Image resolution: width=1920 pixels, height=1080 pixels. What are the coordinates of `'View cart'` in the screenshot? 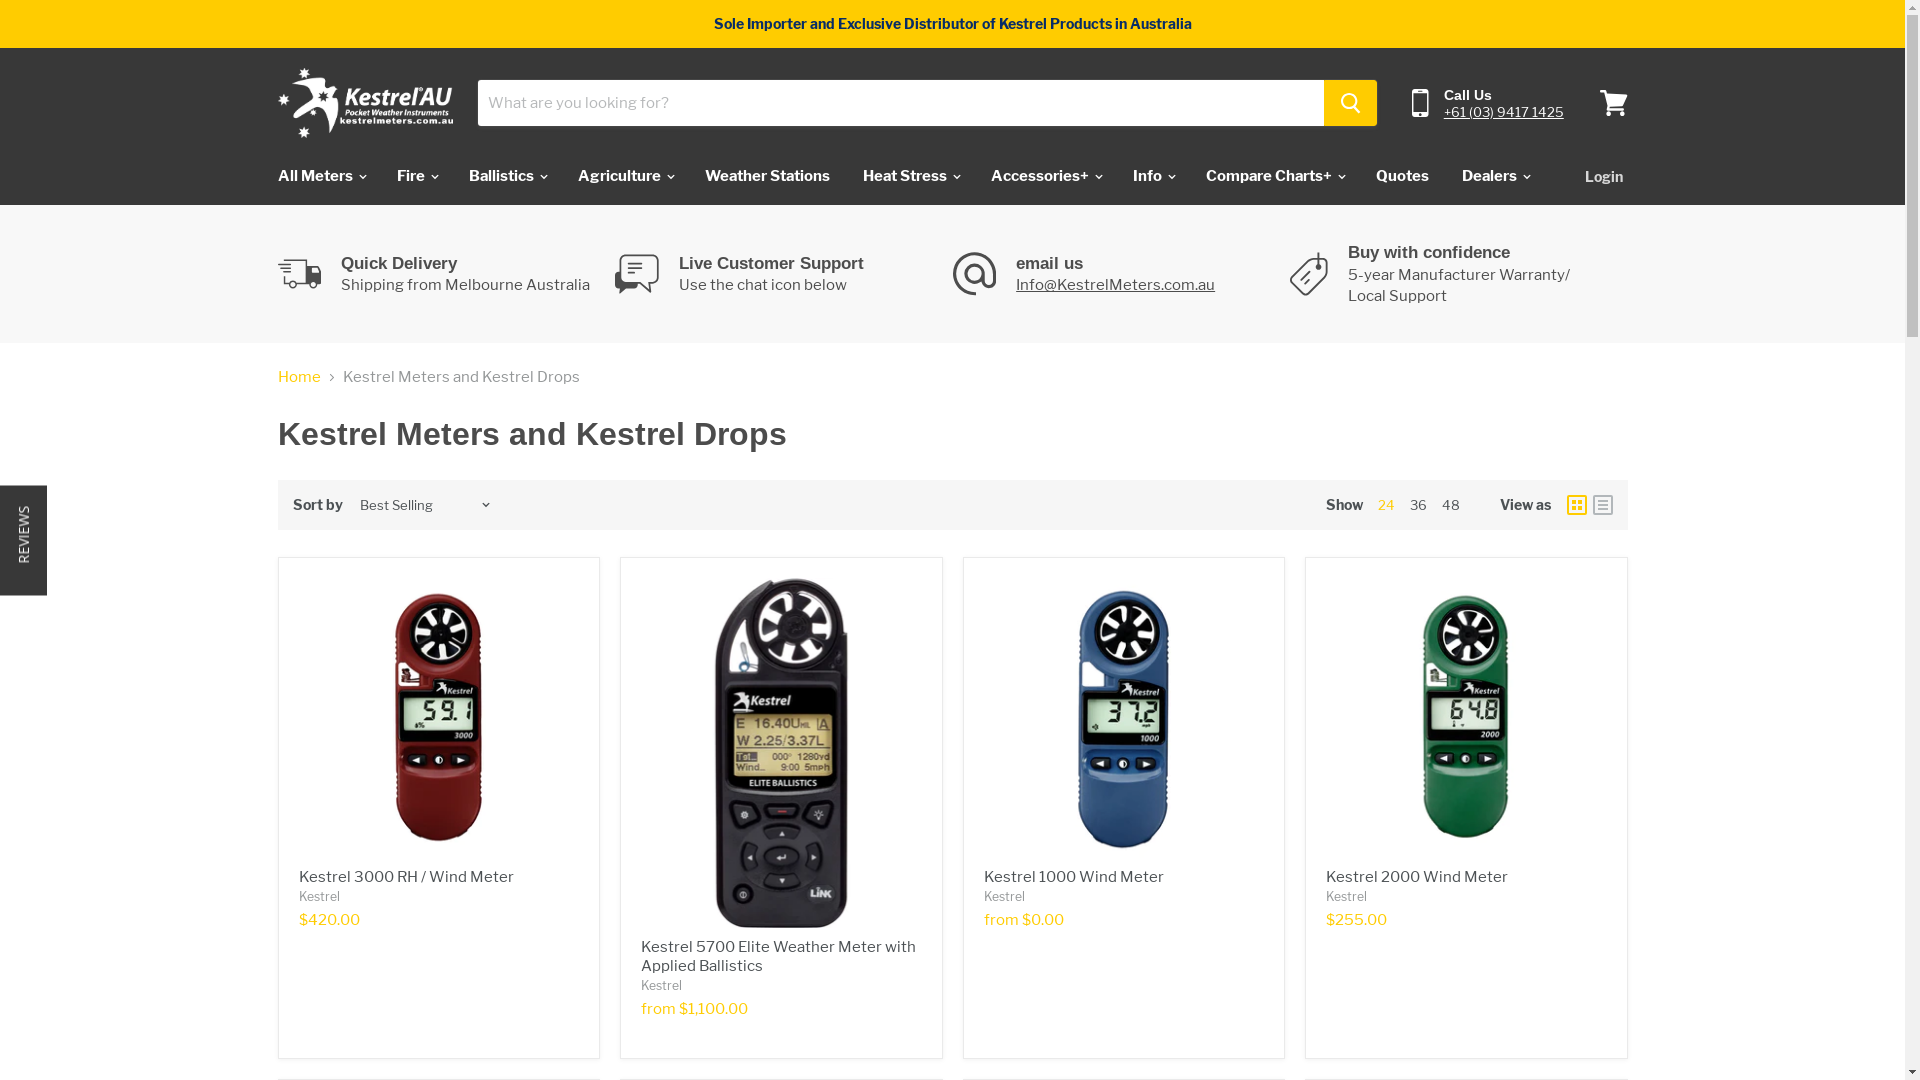 It's located at (1588, 103).